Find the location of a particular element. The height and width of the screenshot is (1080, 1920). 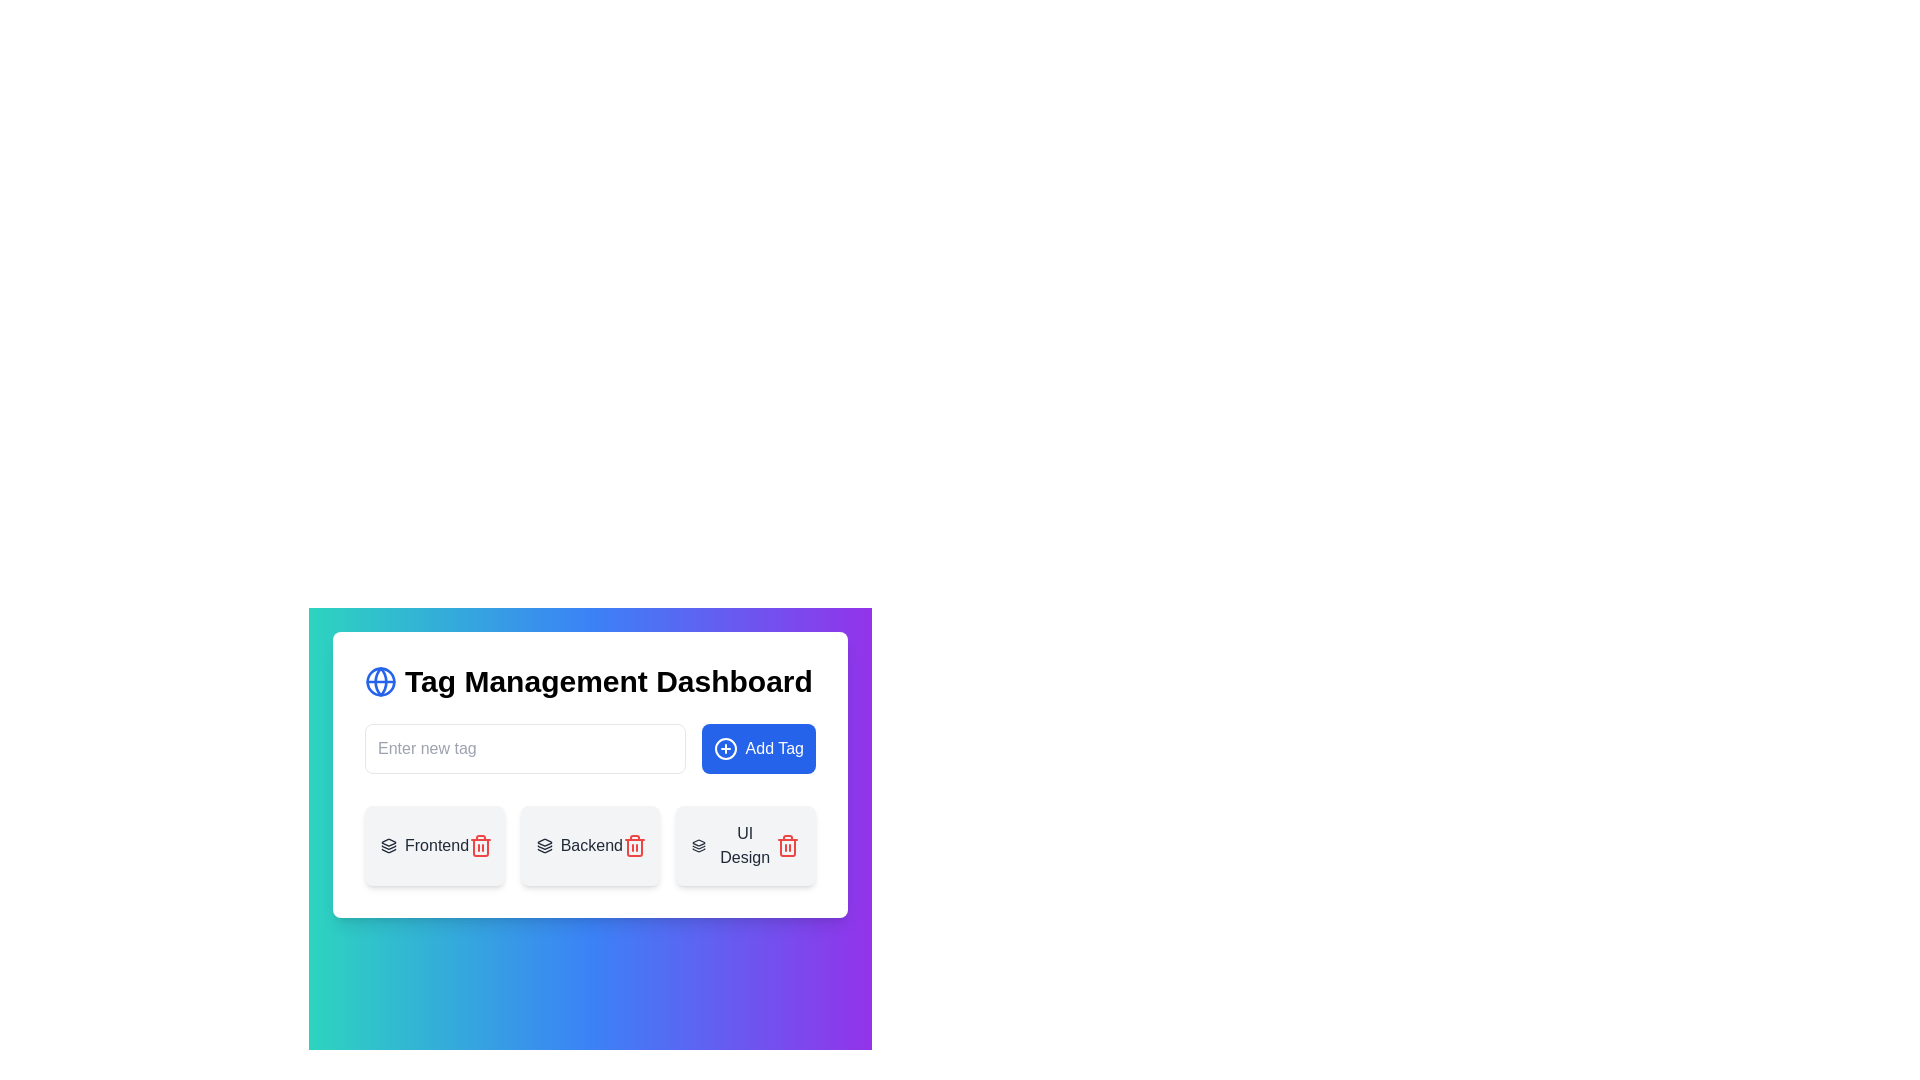

the plus icon within the 'Add Tag' button, which indicates the action of adding or creating new tags is located at coordinates (724, 748).